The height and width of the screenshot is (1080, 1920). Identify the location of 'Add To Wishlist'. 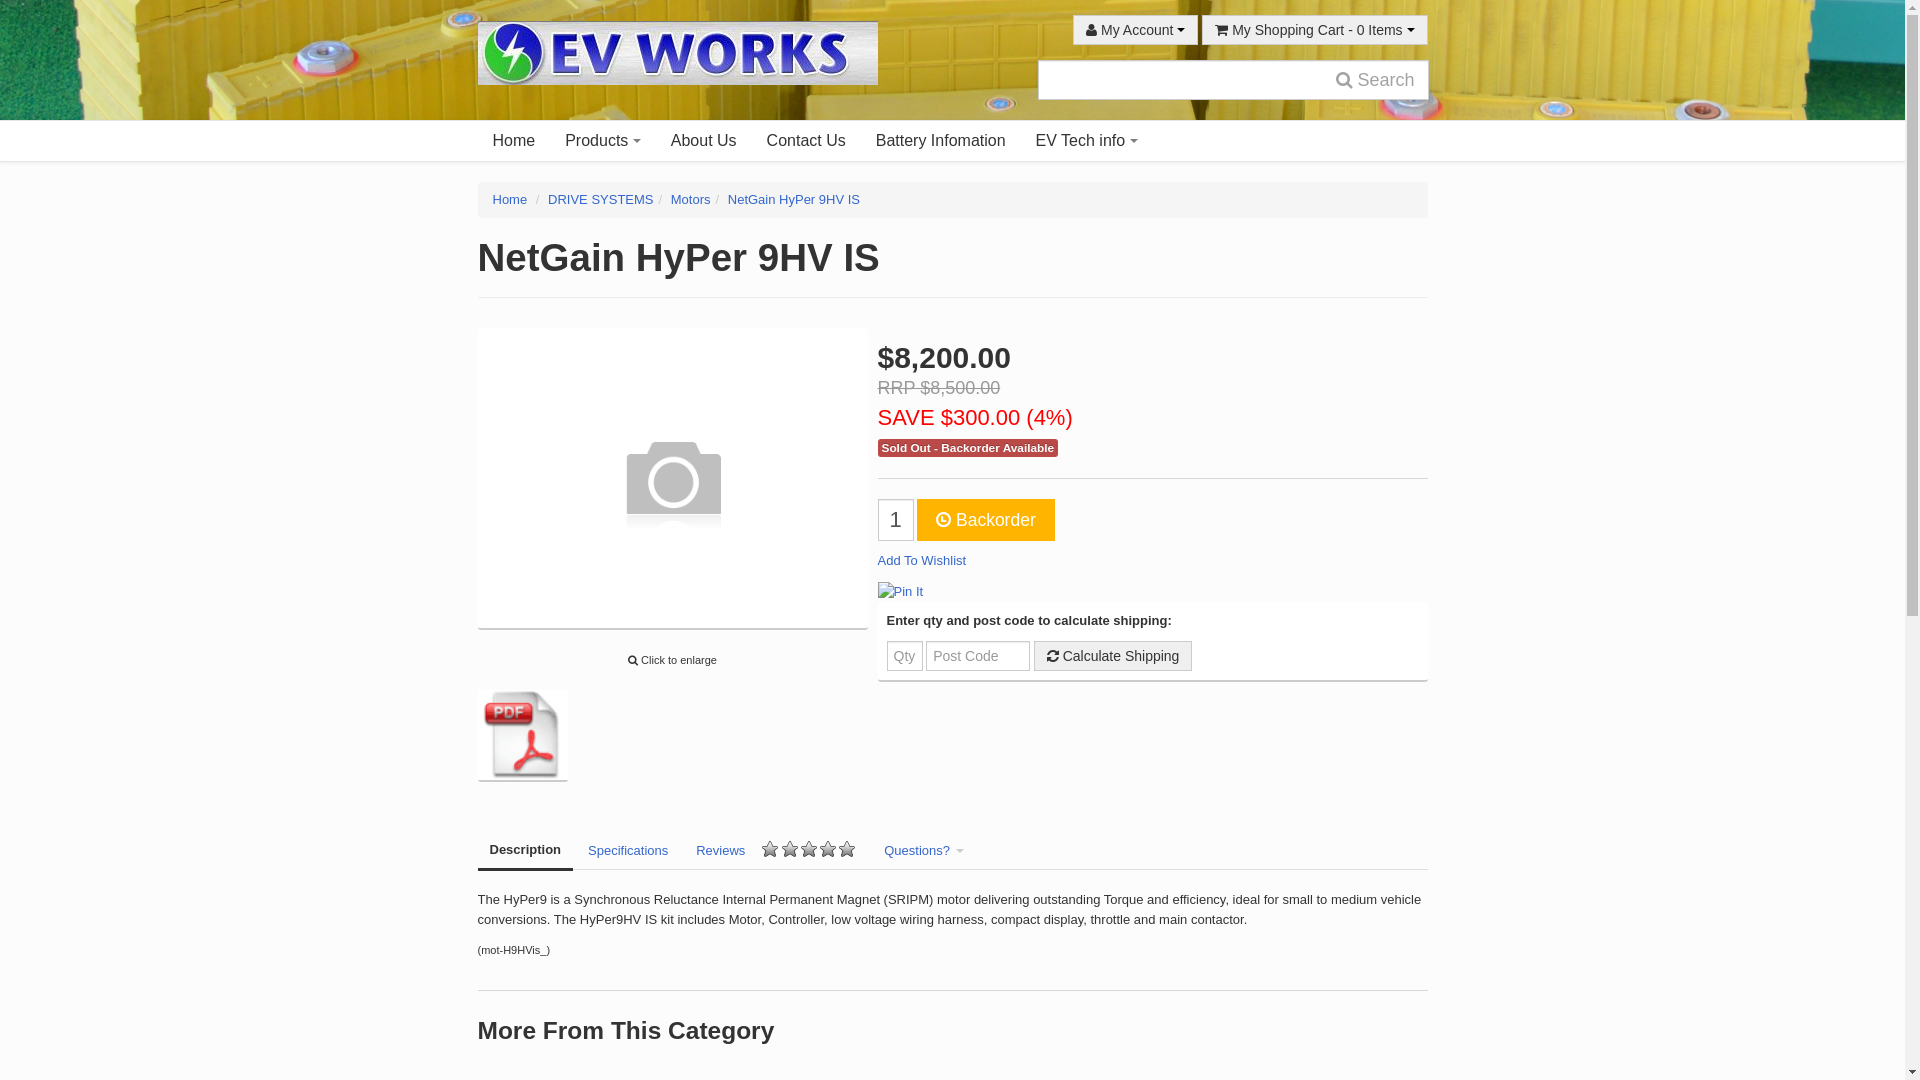
(921, 560).